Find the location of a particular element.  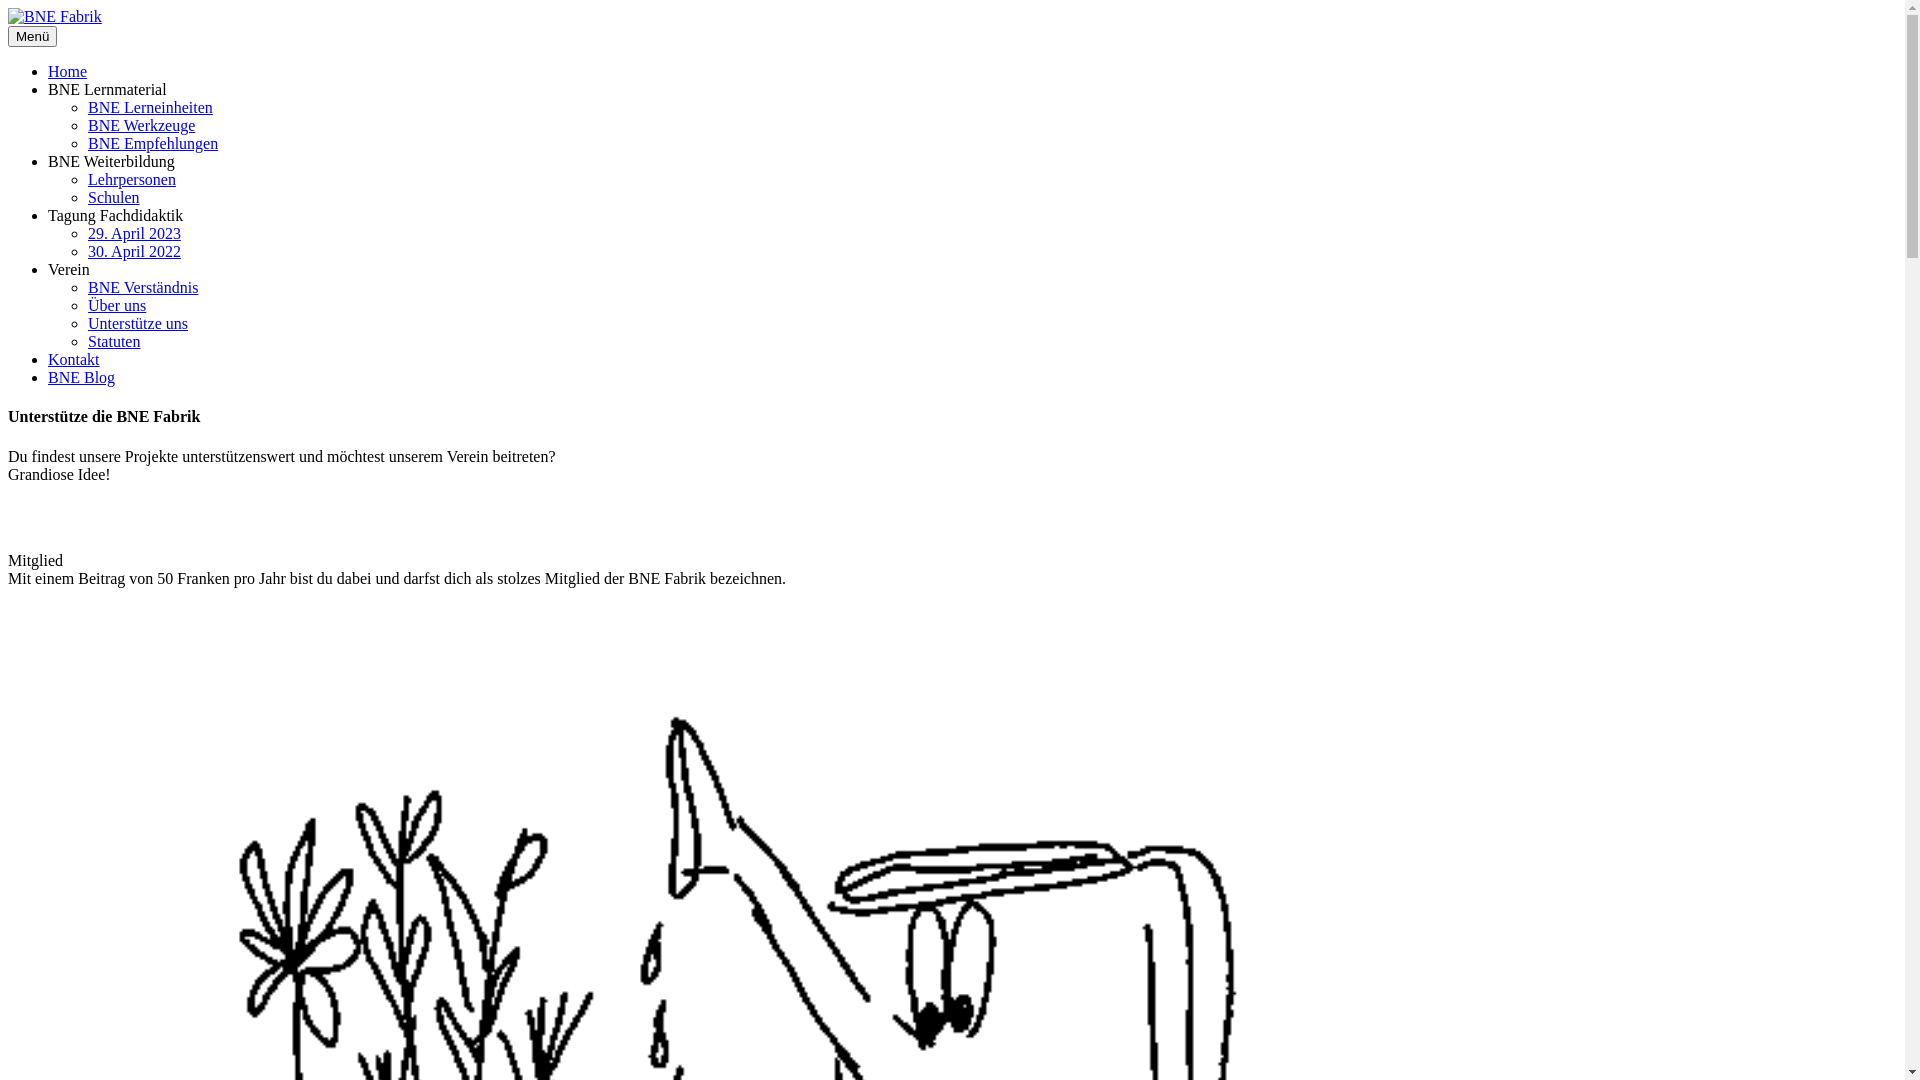

'30. April 2022' is located at coordinates (133, 250).